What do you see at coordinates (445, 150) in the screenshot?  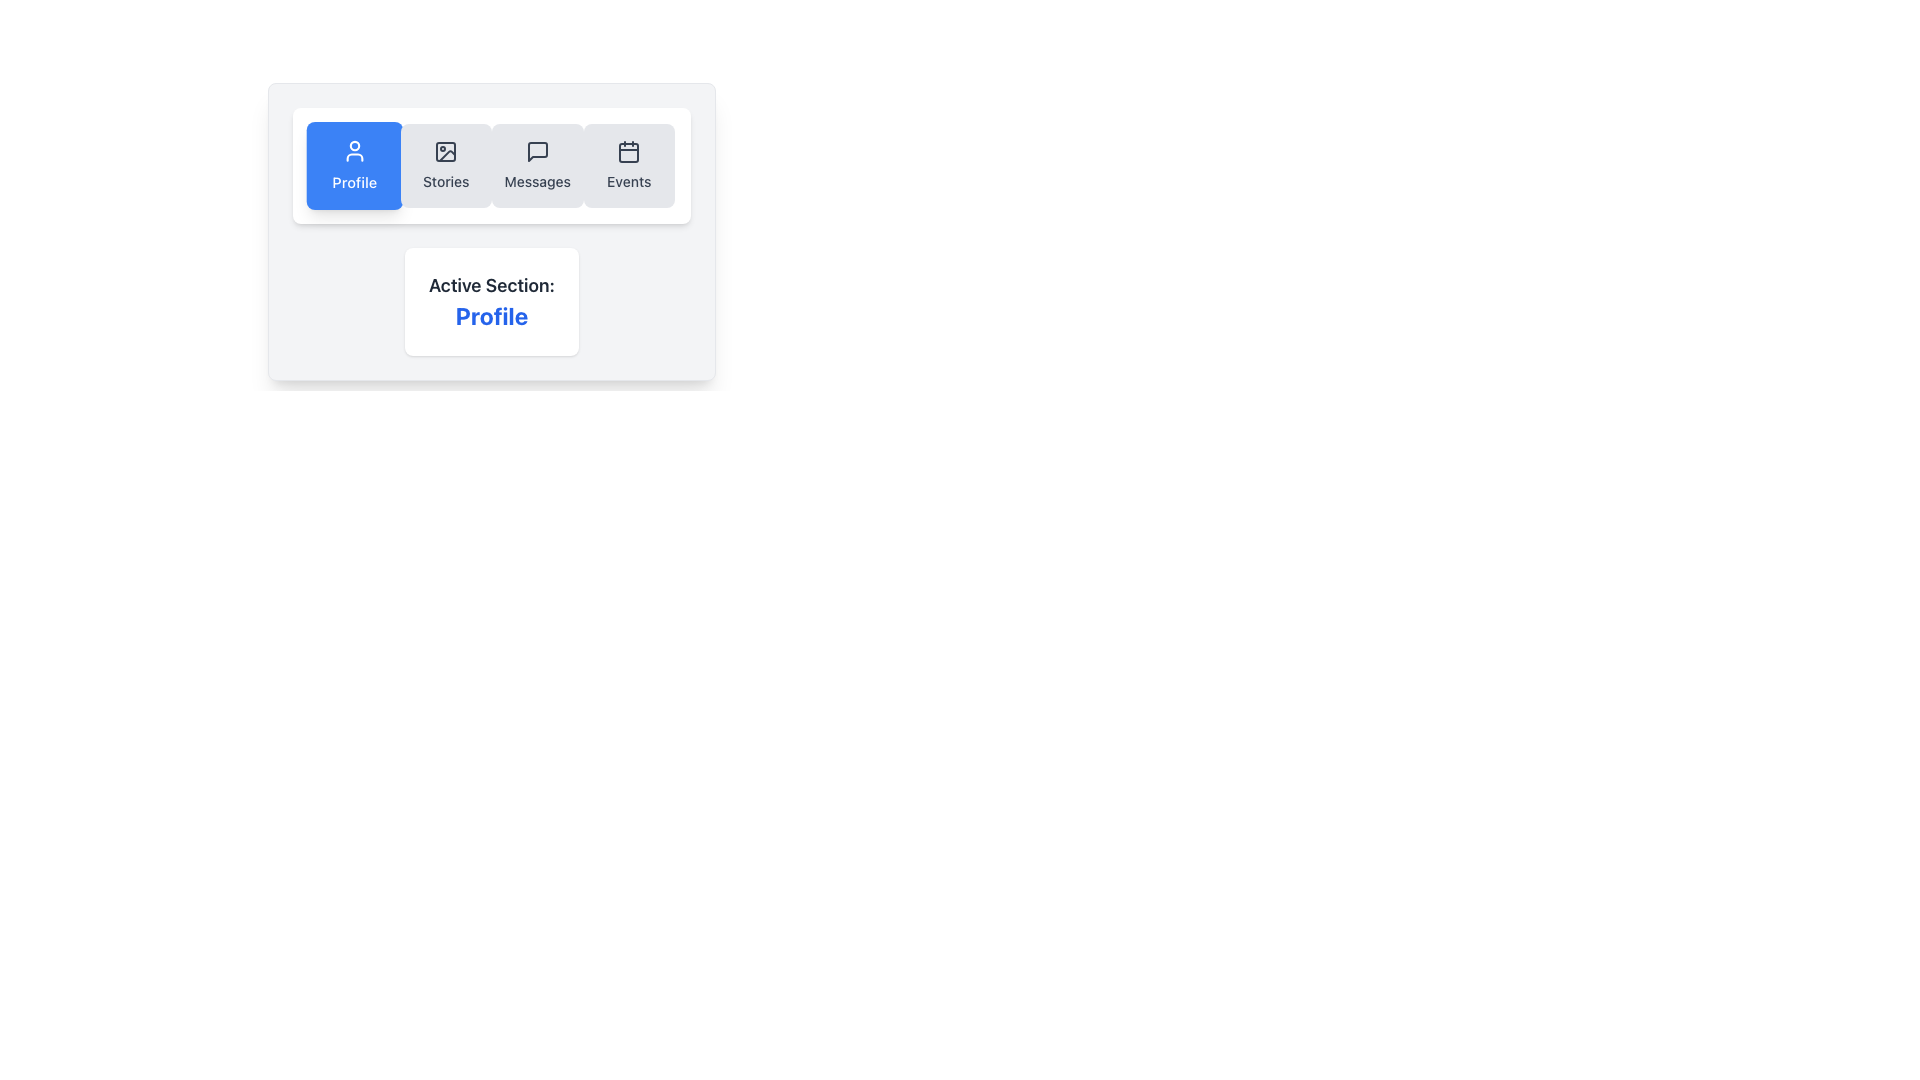 I see `the rectangular background element within the SVG graphic of the navigation bar, which is styled with rounded corners and serves as a structural background element` at bounding box center [445, 150].